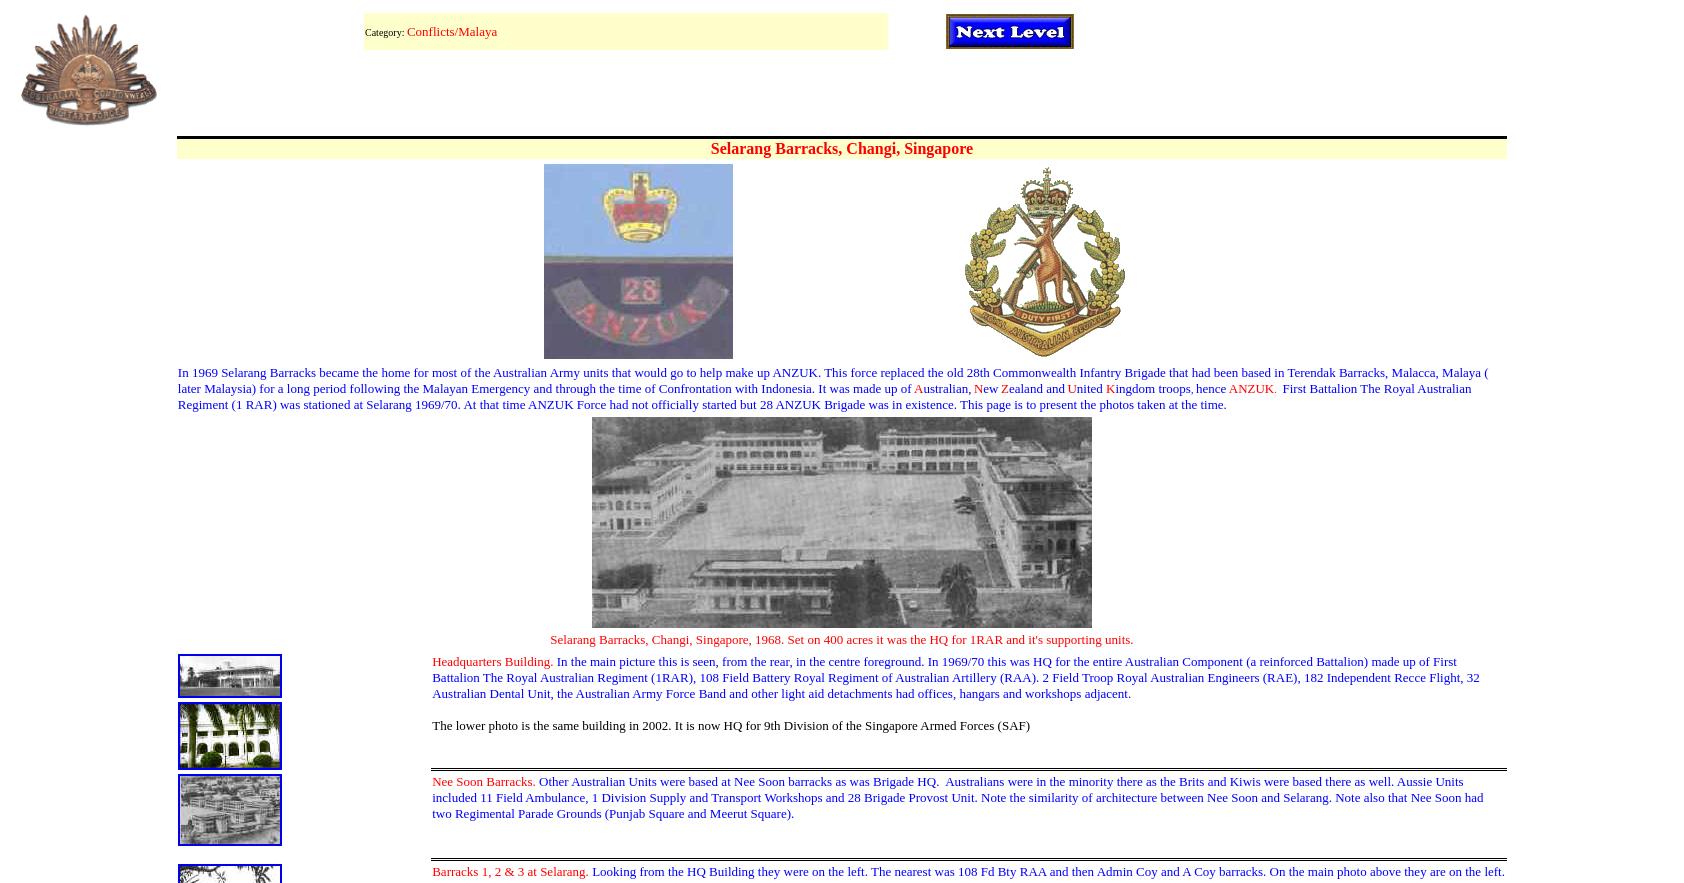 The width and height of the screenshot is (1684, 883). What do you see at coordinates (841, 148) in the screenshot?
I see `'Selarang Barracks, Changi,
        Singapore'` at bounding box center [841, 148].